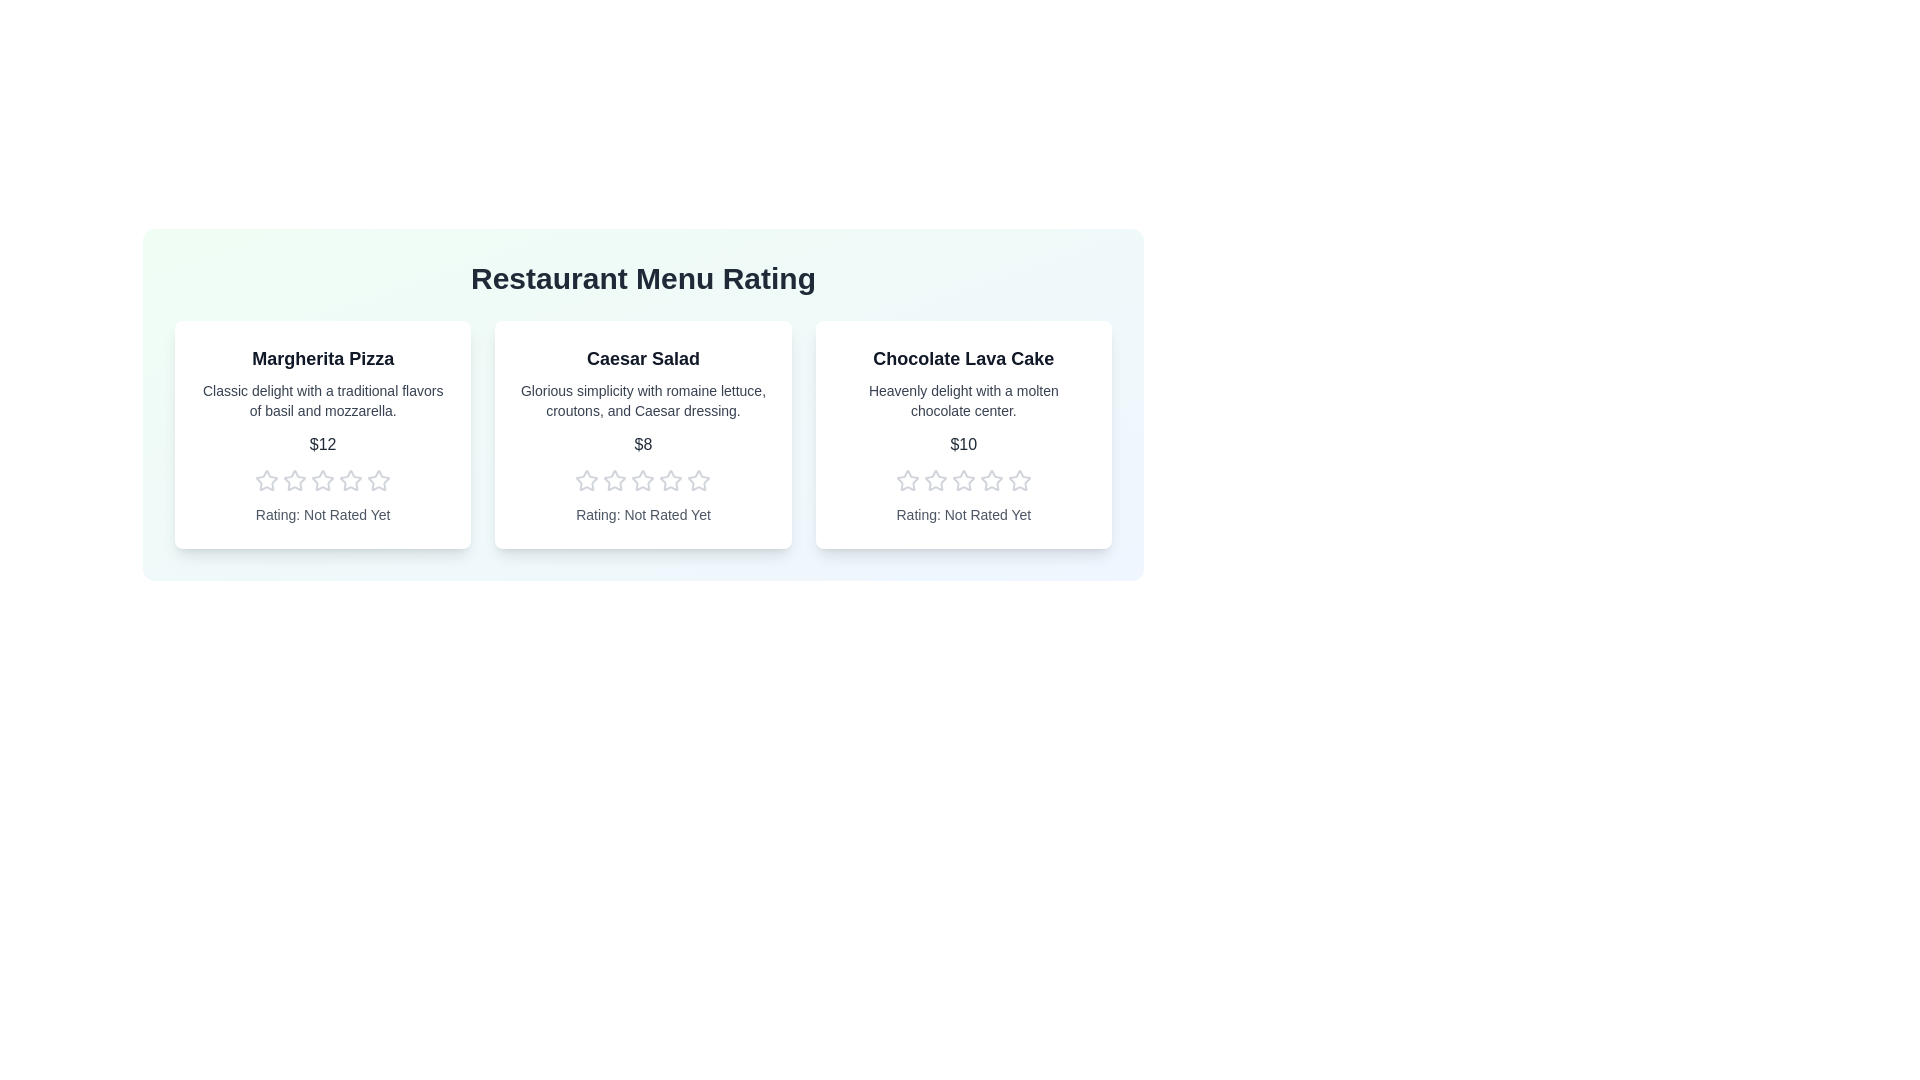 This screenshot has height=1080, width=1920. What do you see at coordinates (351, 481) in the screenshot?
I see `the 4 star to preview the rating` at bounding box center [351, 481].